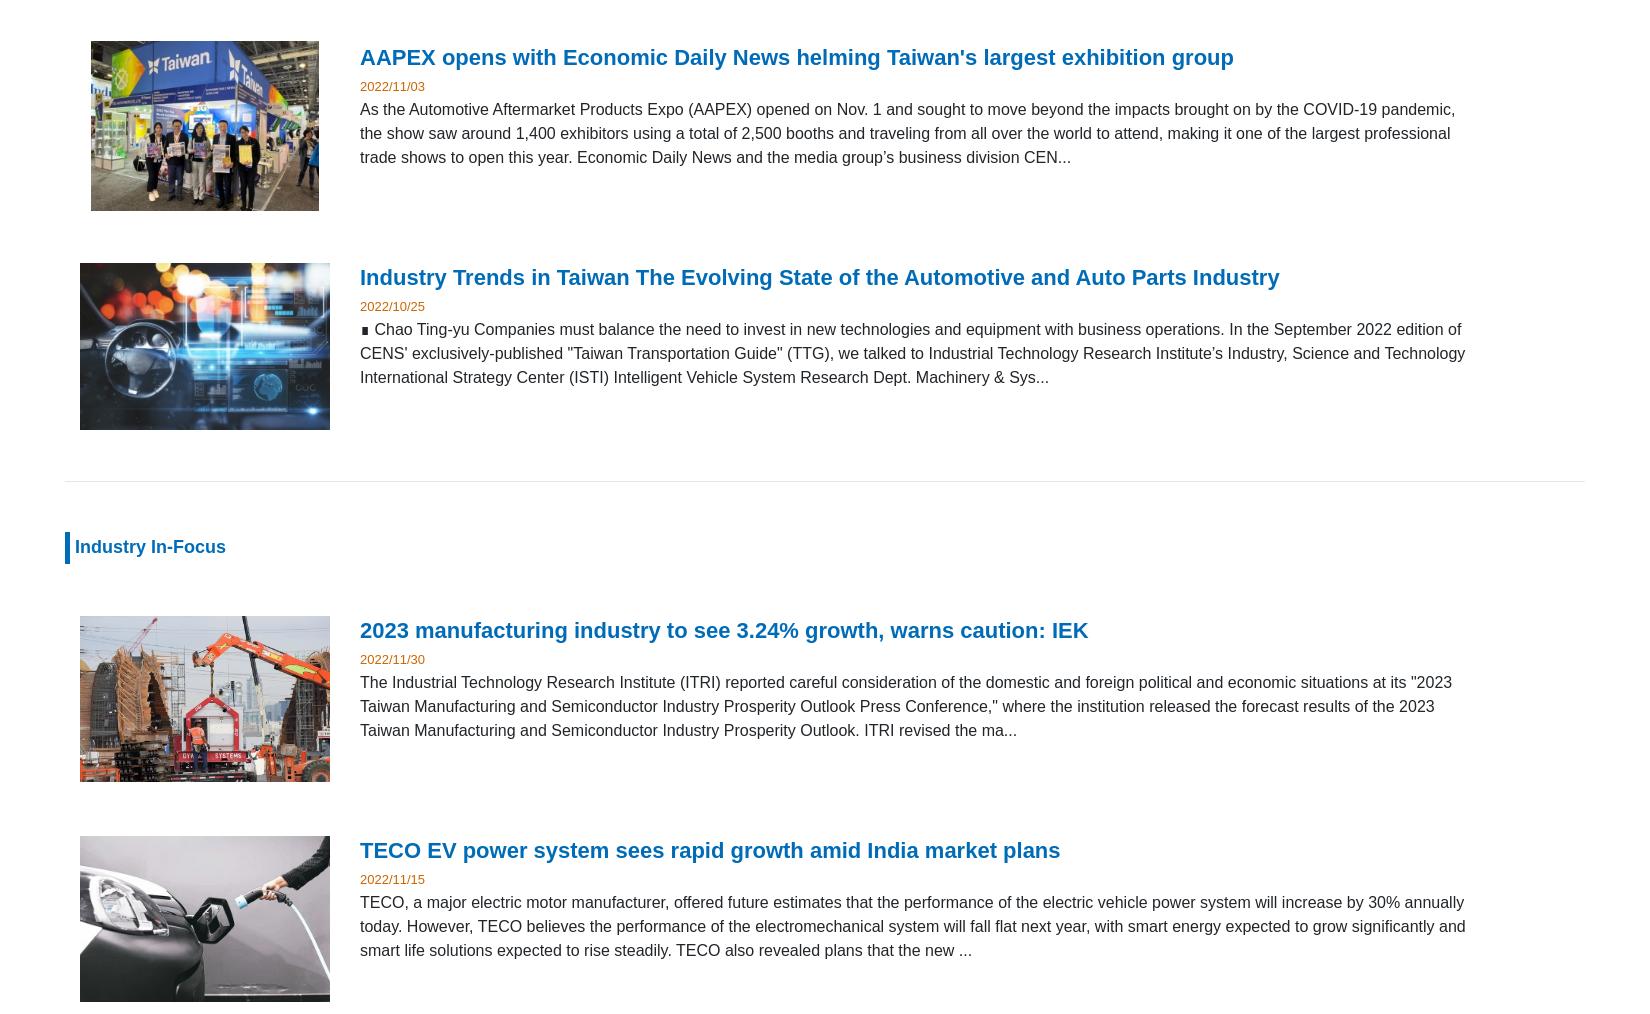 This screenshot has width=1650, height=1014. What do you see at coordinates (795, 56) in the screenshot?
I see `'AAPEX opens with Economic Daily News helming Taiwan's largest exhibition group'` at bounding box center [795, 56].